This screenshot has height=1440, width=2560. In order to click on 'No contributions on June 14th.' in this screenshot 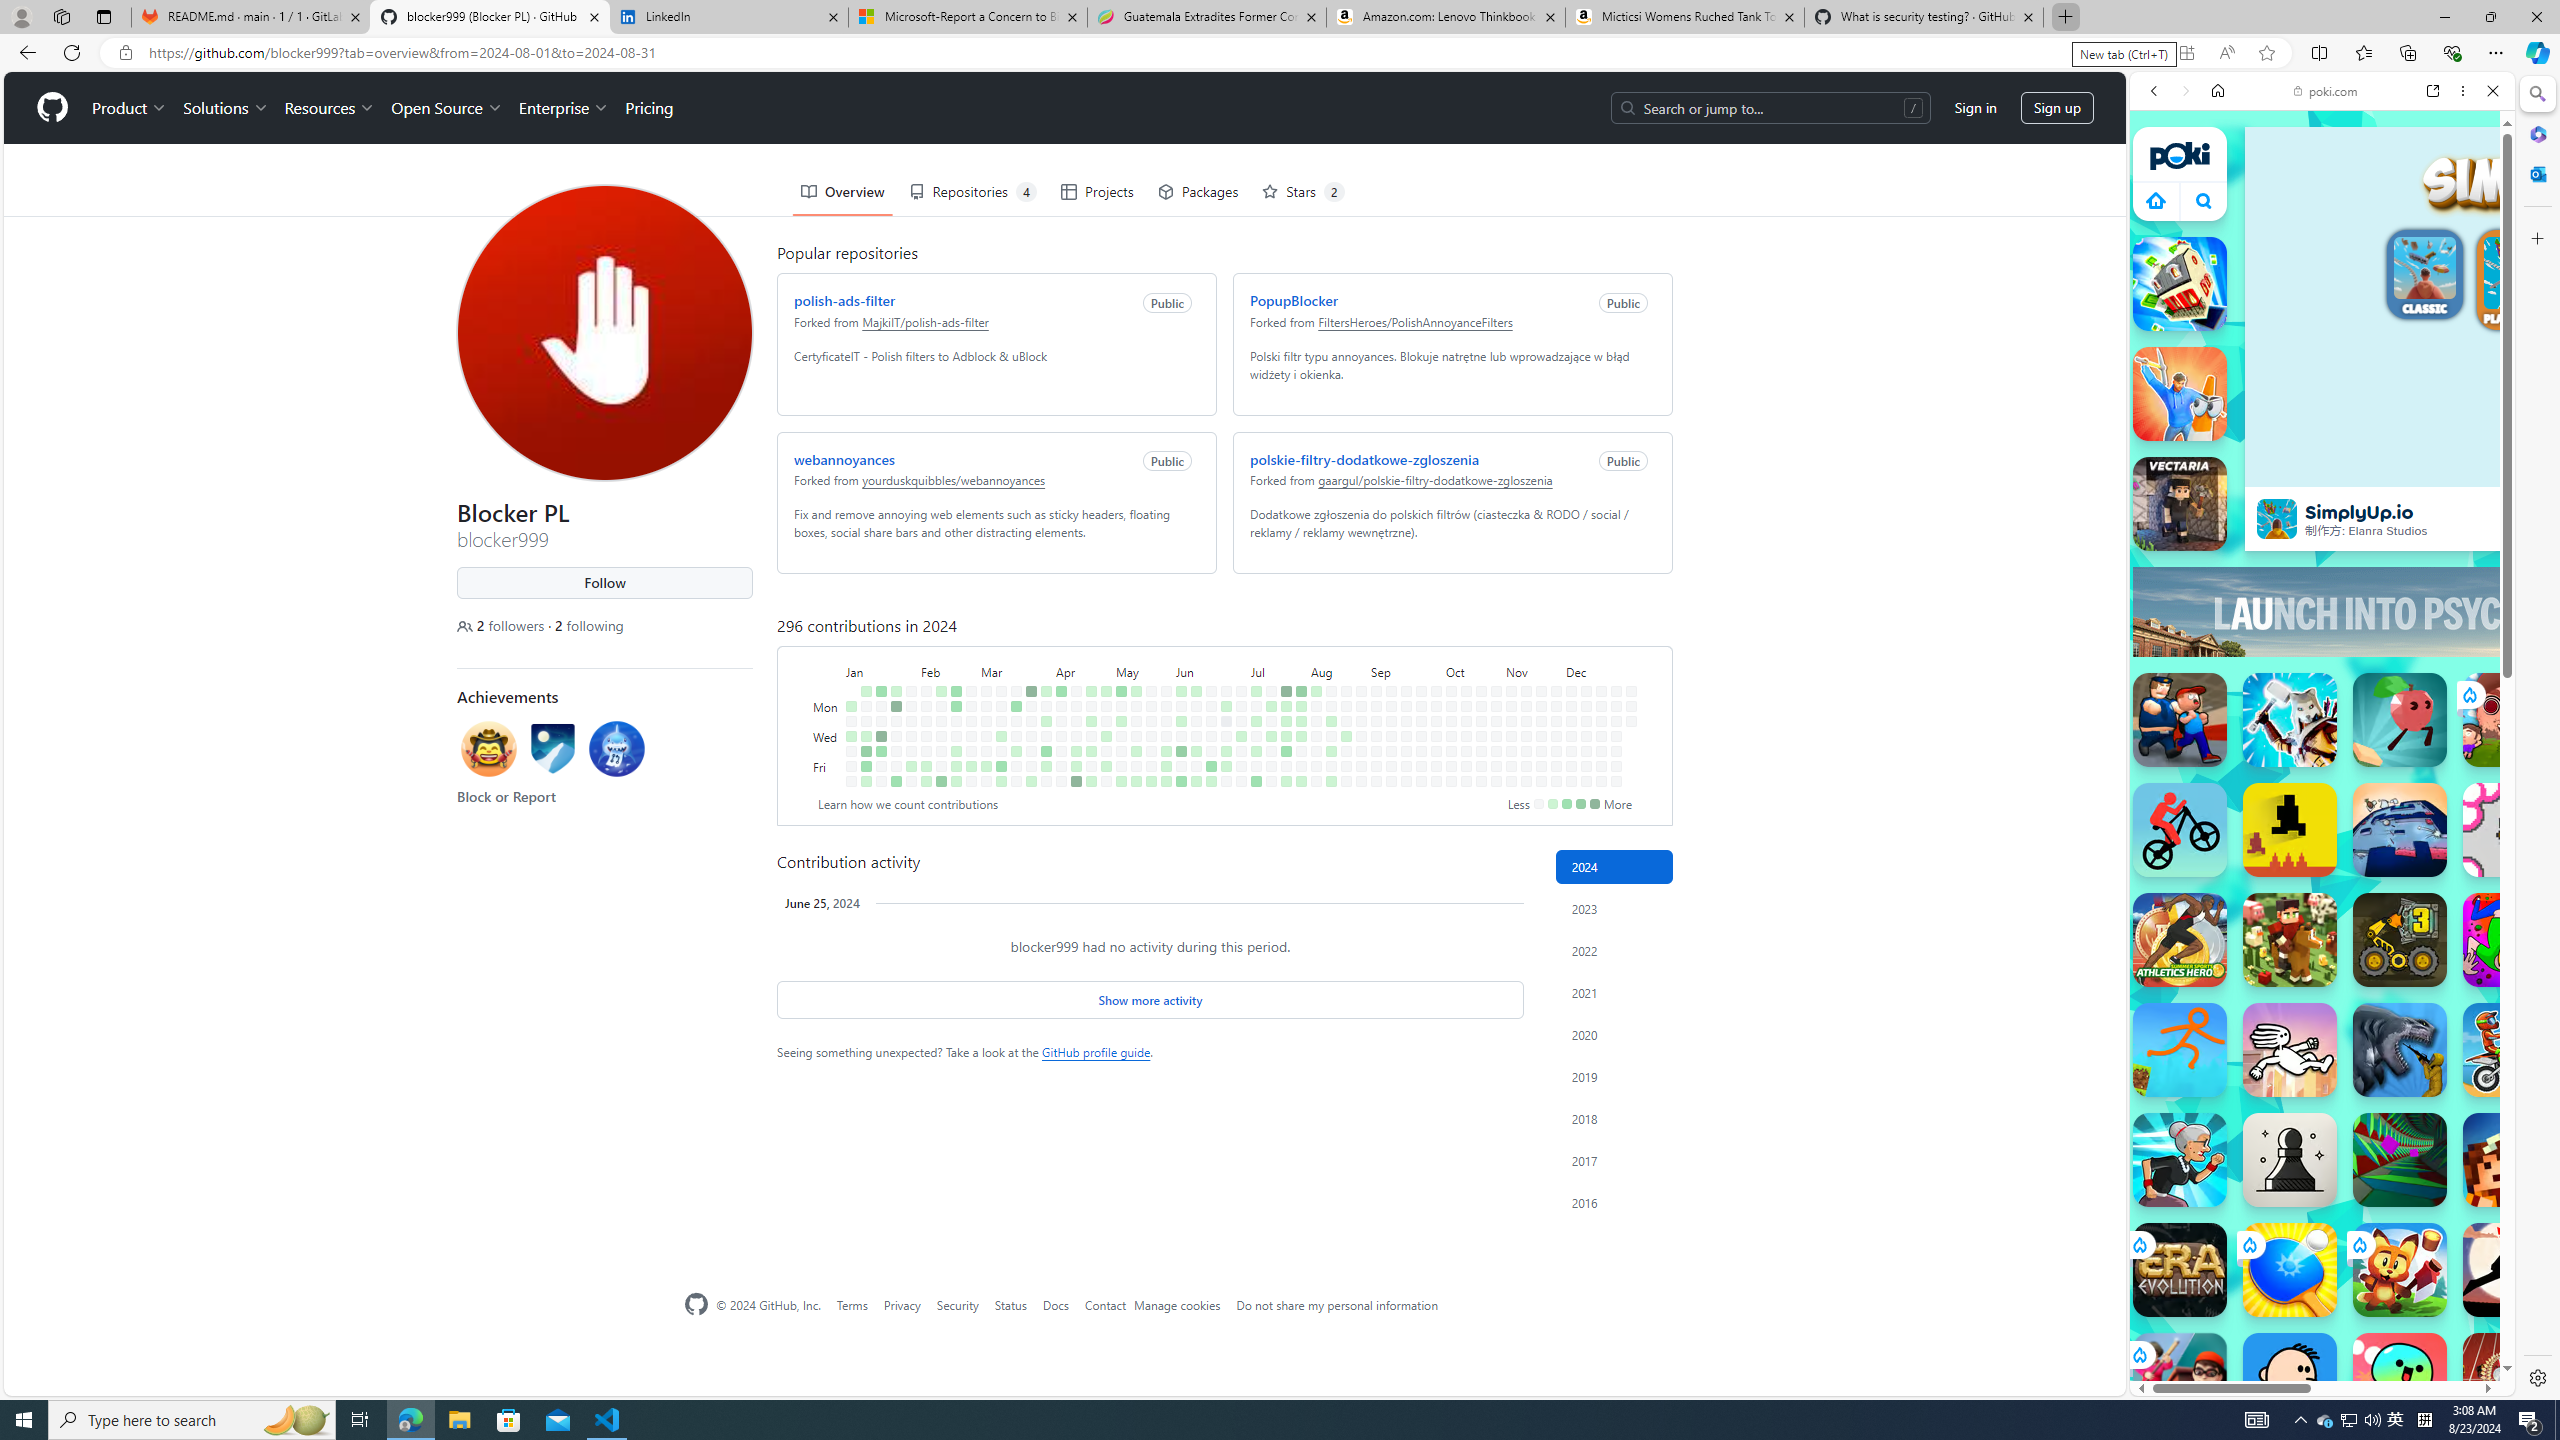, I will do `click(1195, 765)`.